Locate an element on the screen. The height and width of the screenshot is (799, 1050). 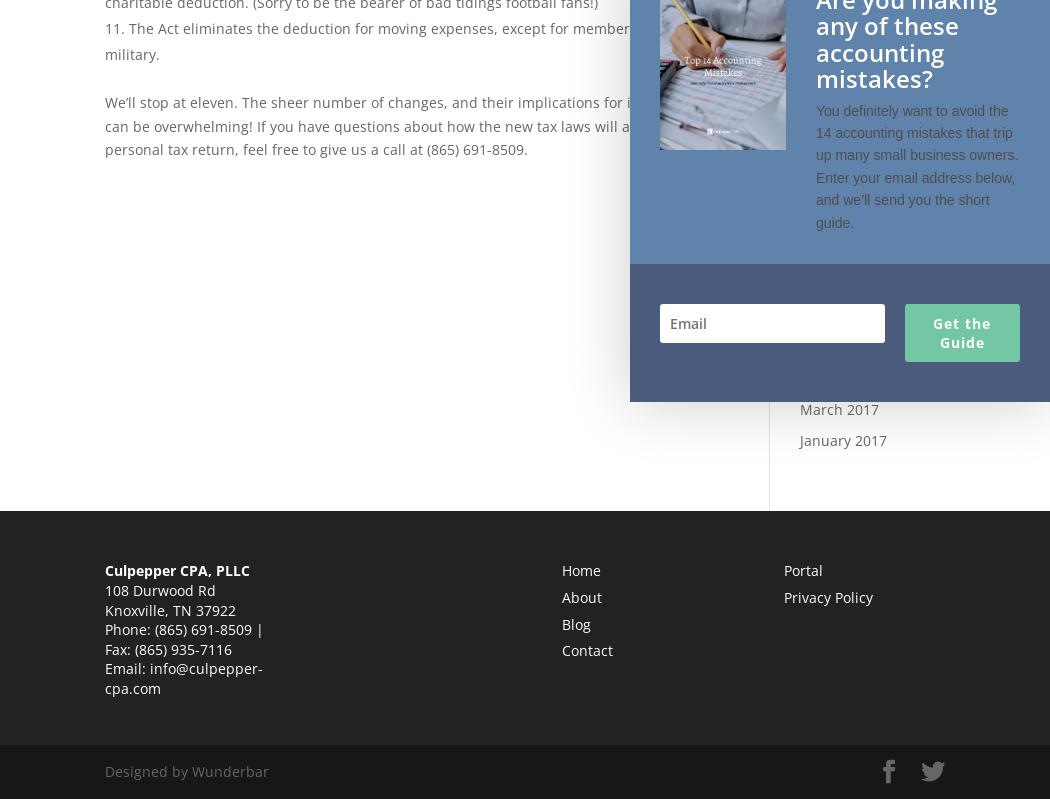
'March 2018' is located at coordinates (798, 162).